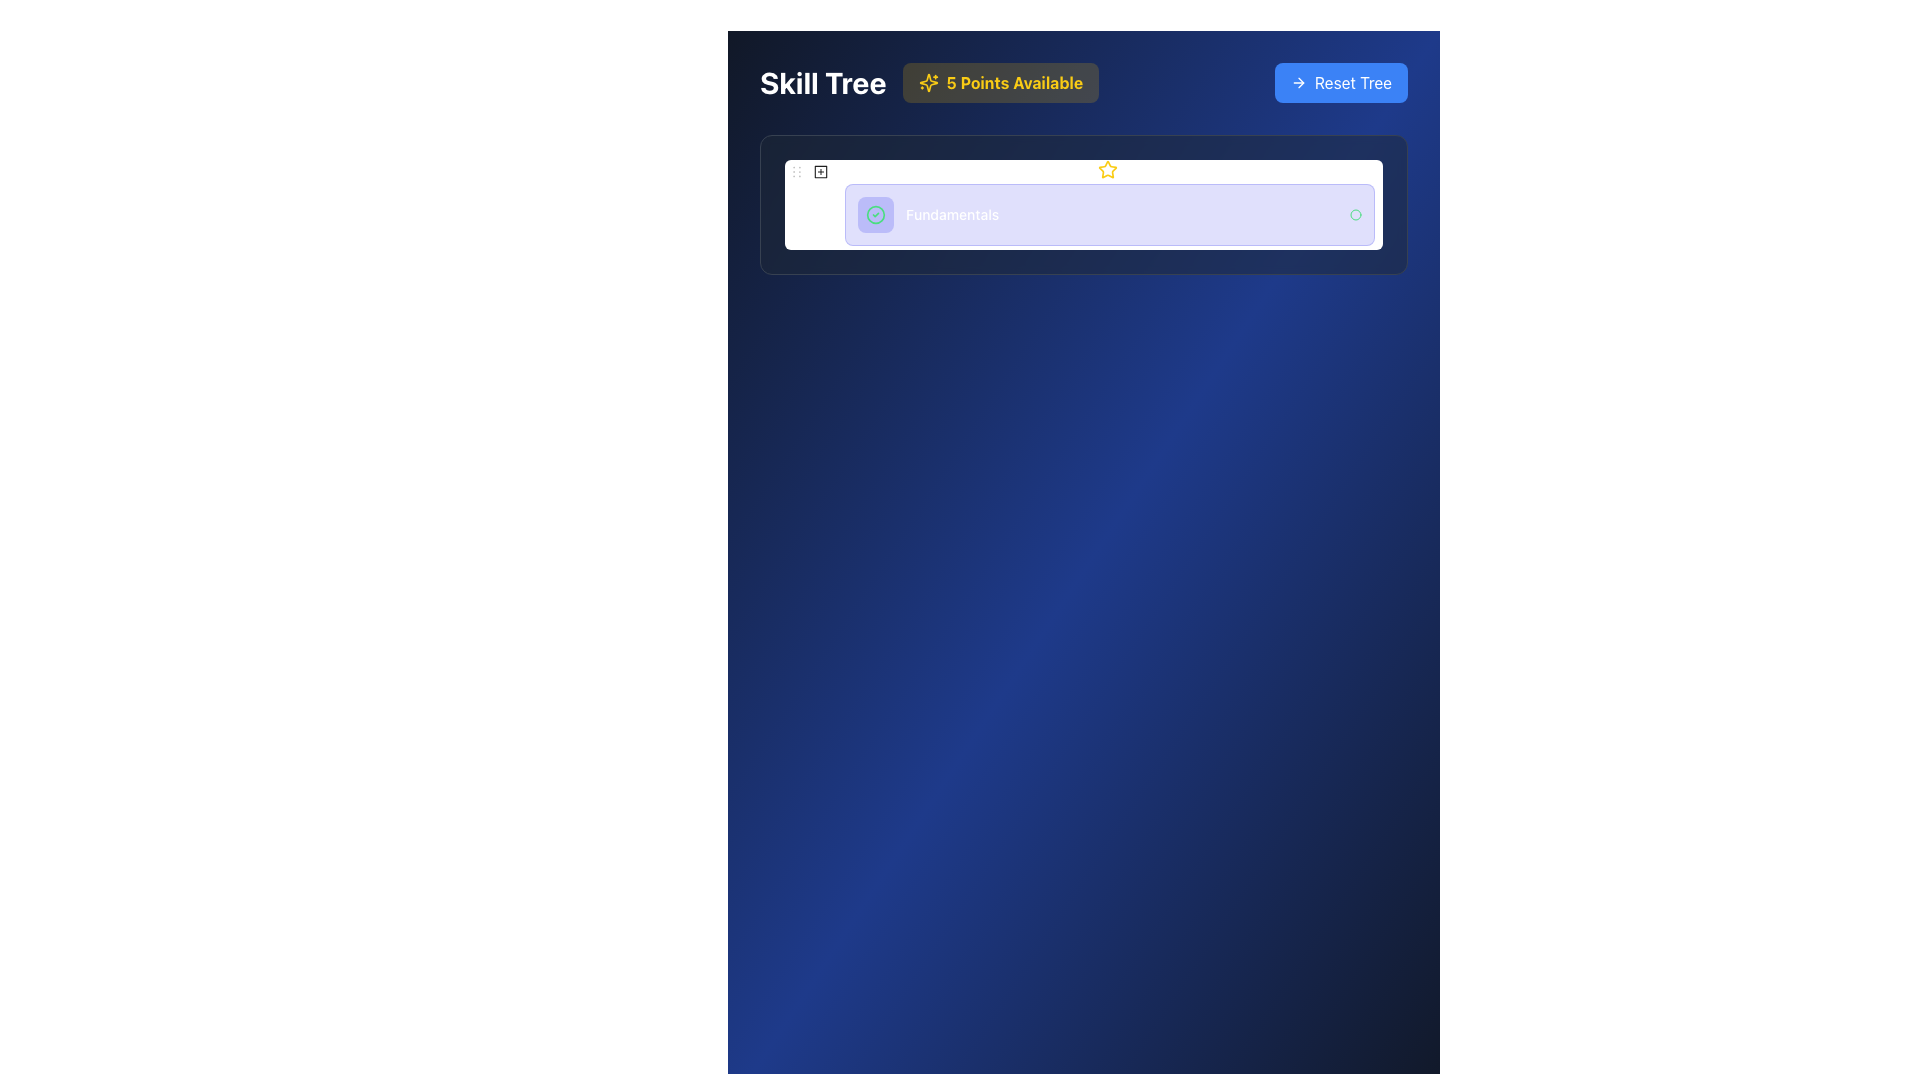  I want to click on the icon-based toggle button located adjacent to the label 'Fundamentals' in the hierarchical tree structure, so click(820, 171).